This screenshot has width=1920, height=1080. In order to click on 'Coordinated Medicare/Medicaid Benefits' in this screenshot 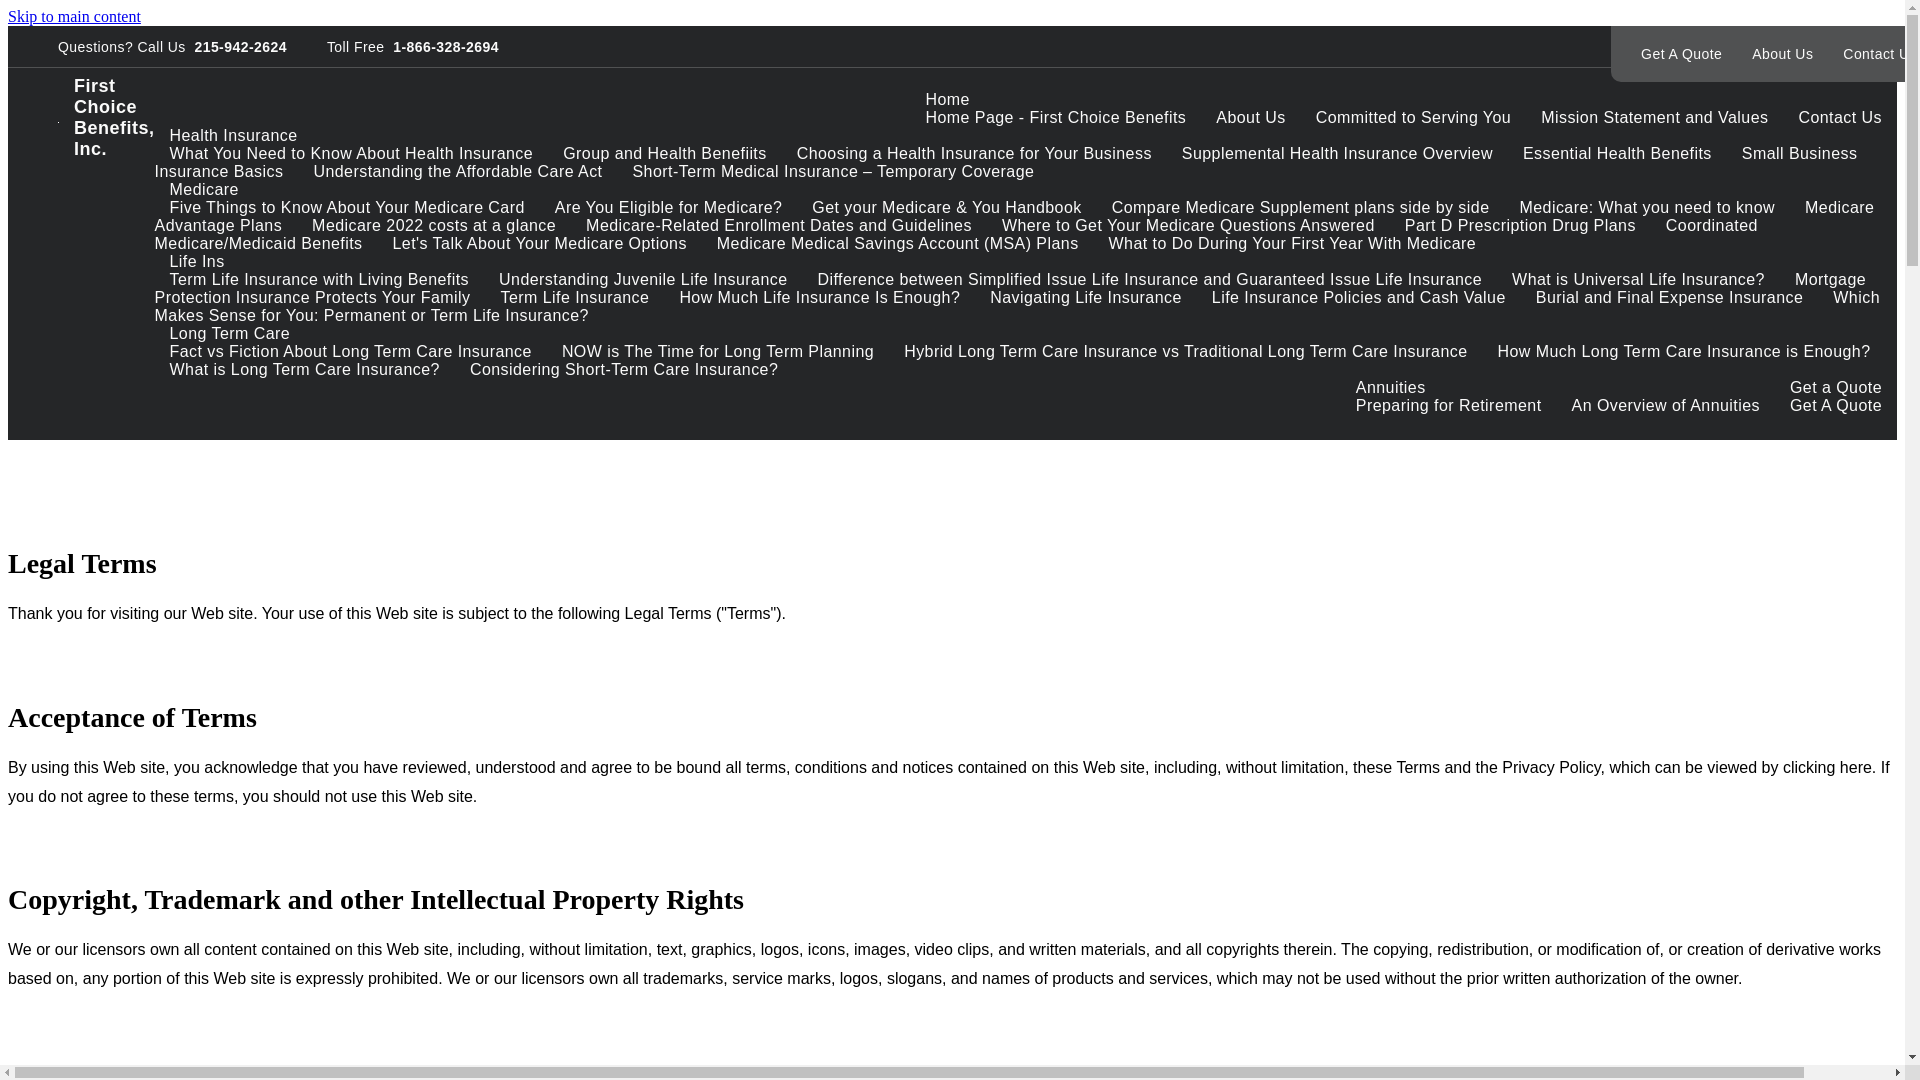, I will do `click(955, 233)`.